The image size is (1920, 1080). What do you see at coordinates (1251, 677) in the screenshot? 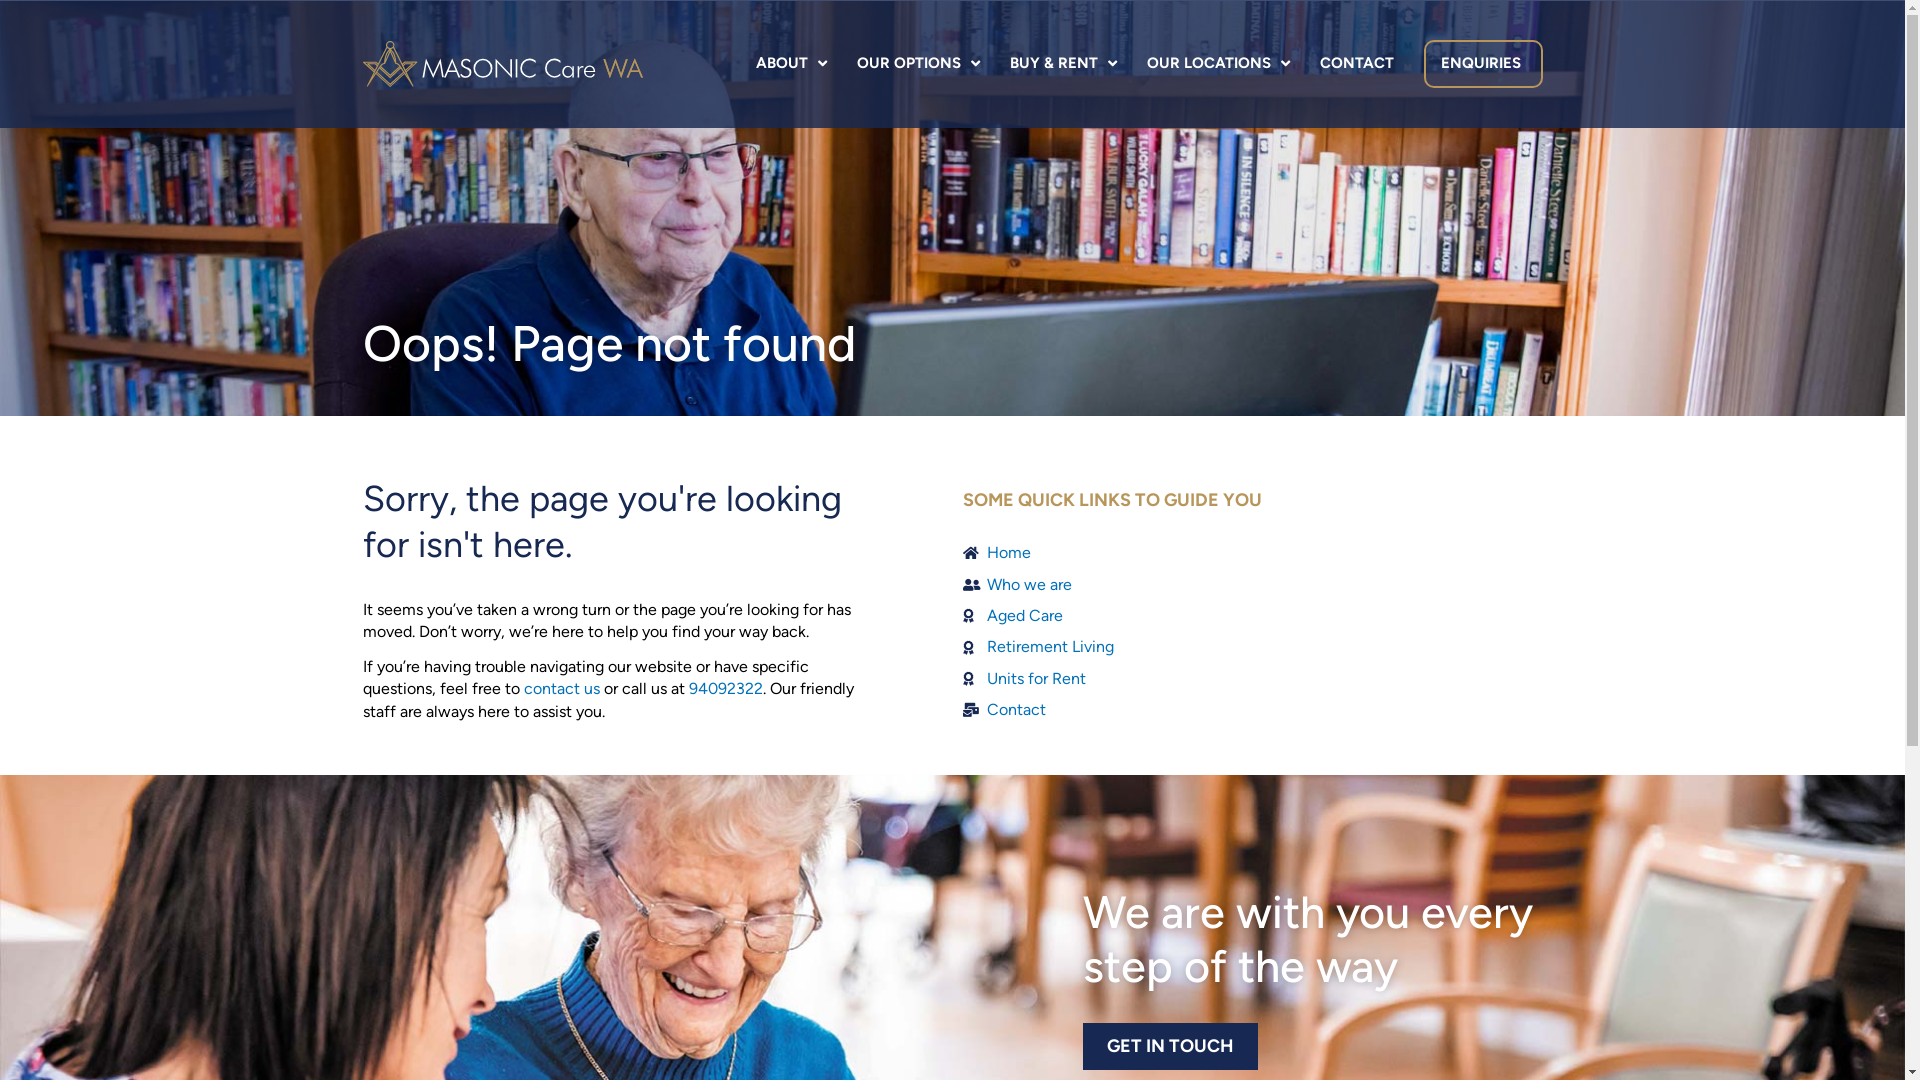
I see `'Units for Rent'` at bounding box center [1251, 677].